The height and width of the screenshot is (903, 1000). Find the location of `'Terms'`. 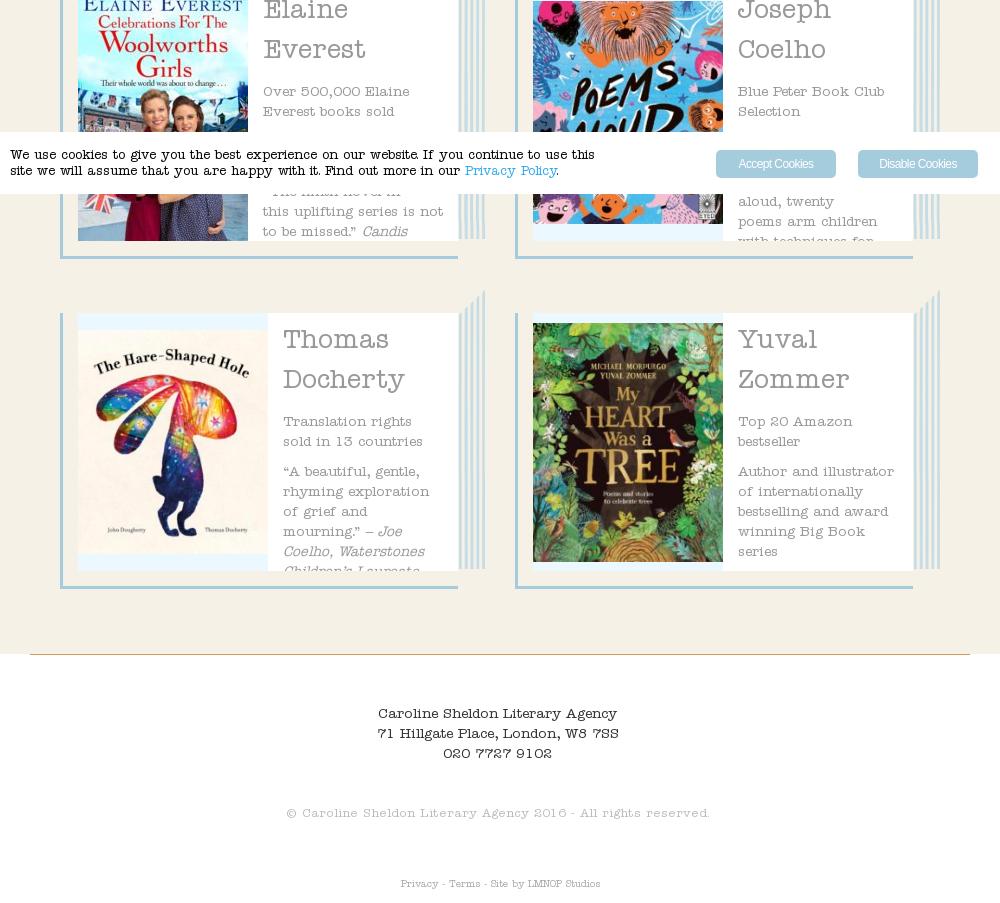

'Terms' is located at coordinates (462, 885).